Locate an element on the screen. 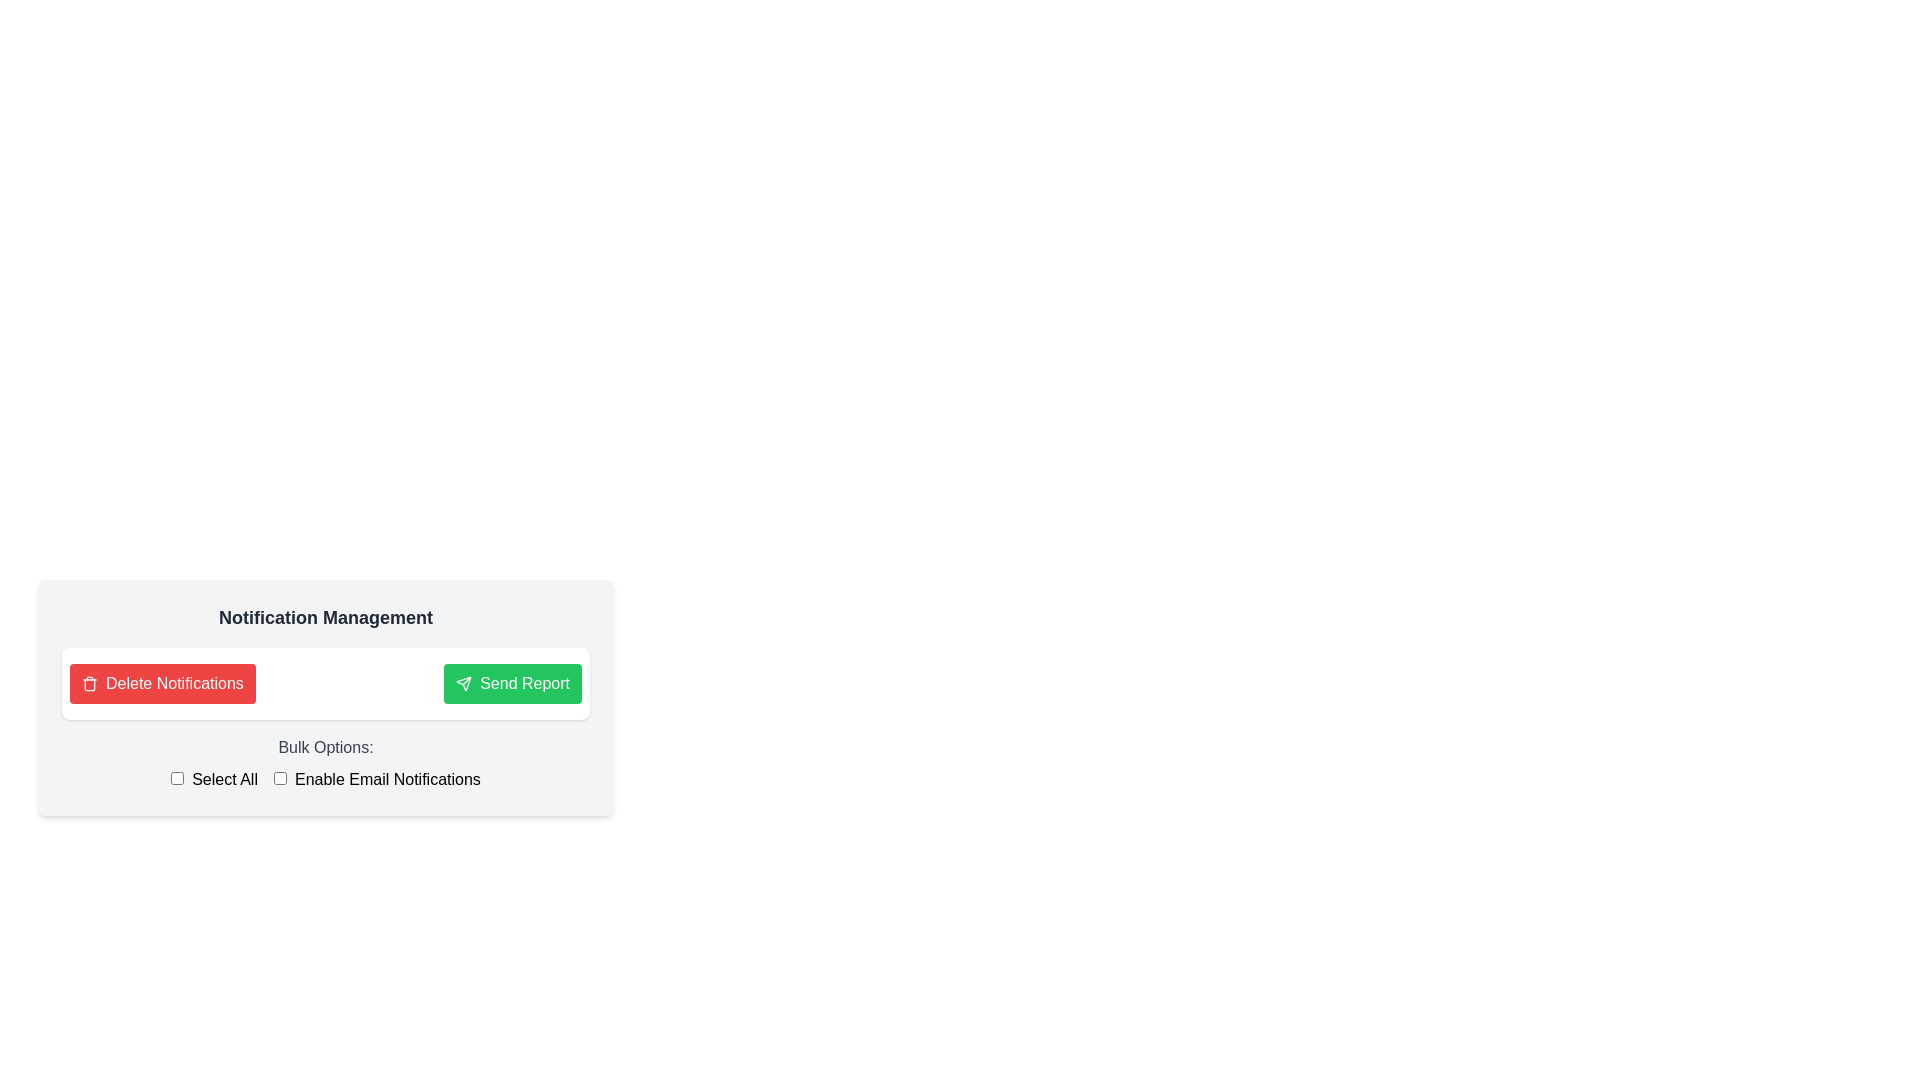 The image size is (1920, 1080). the 'Send Report' text label within the green button is located at coordinates (525, 682).